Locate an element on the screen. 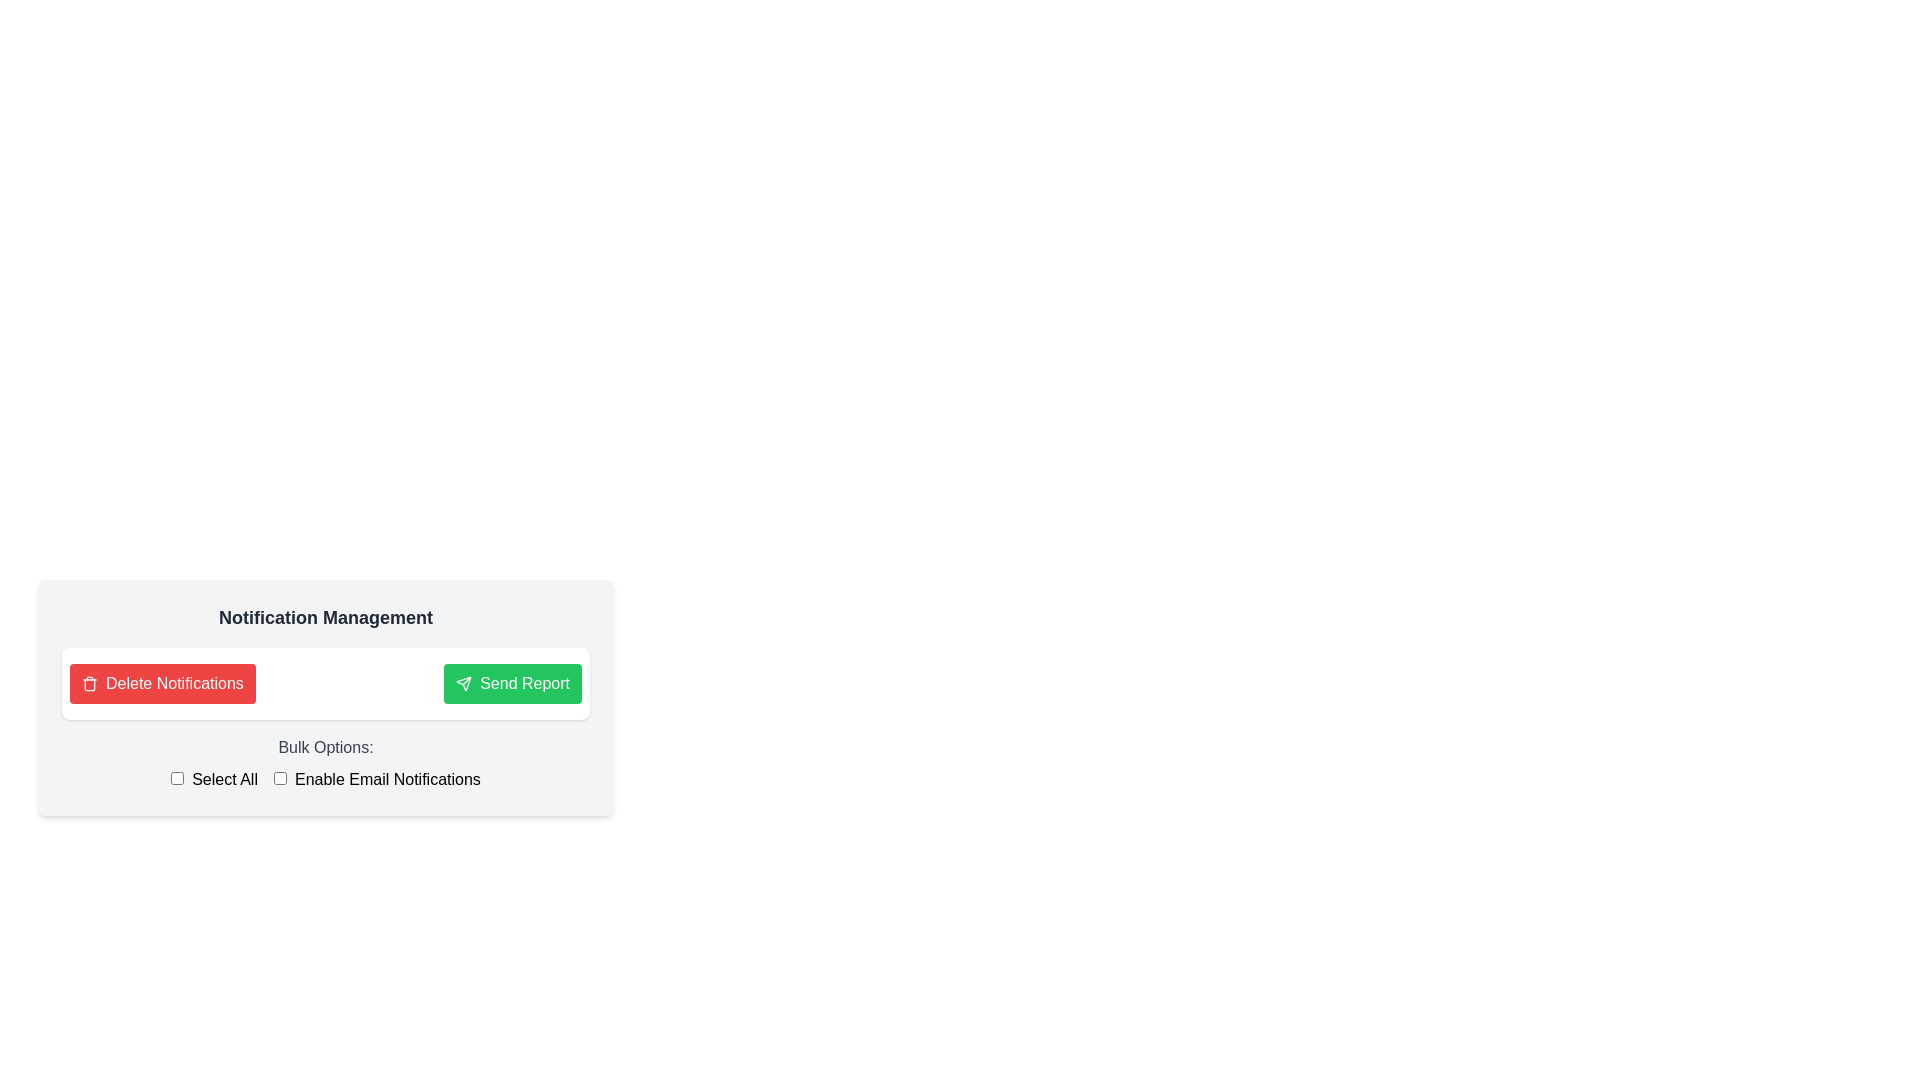 The image size is (1920, 1080). the 'Send Report' text label within the green button is located at coordinates (525, 682).